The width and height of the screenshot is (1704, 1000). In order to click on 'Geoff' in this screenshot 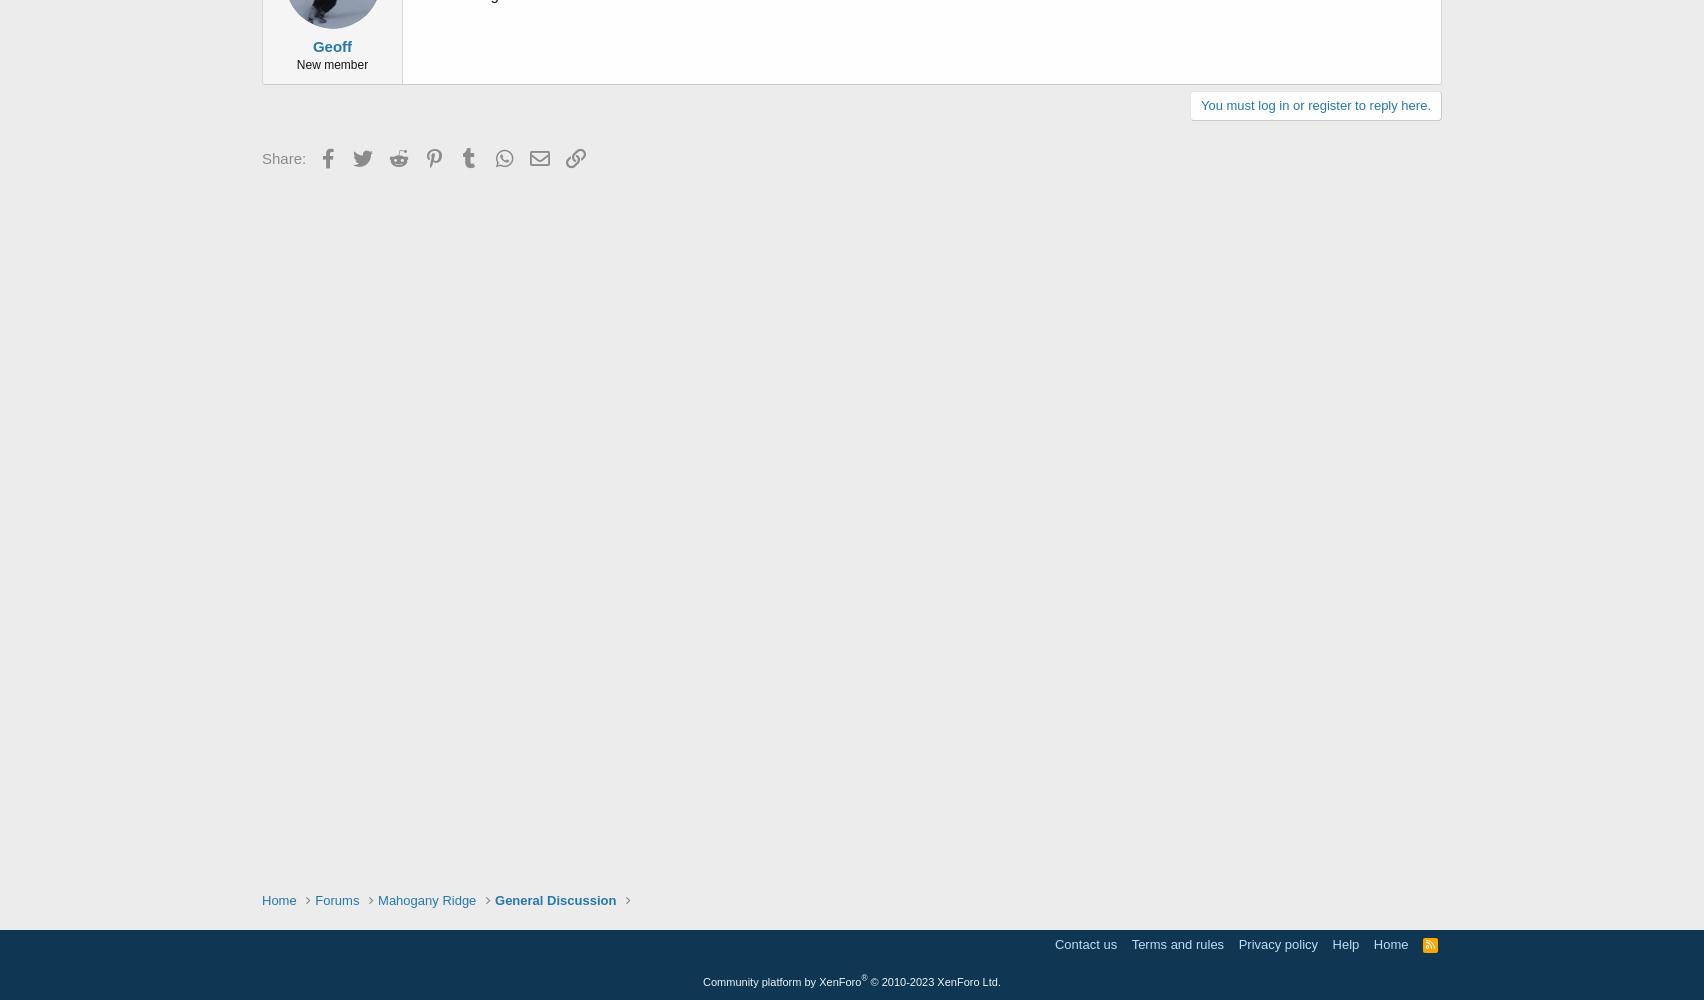, I will do `click(330, 46)`.